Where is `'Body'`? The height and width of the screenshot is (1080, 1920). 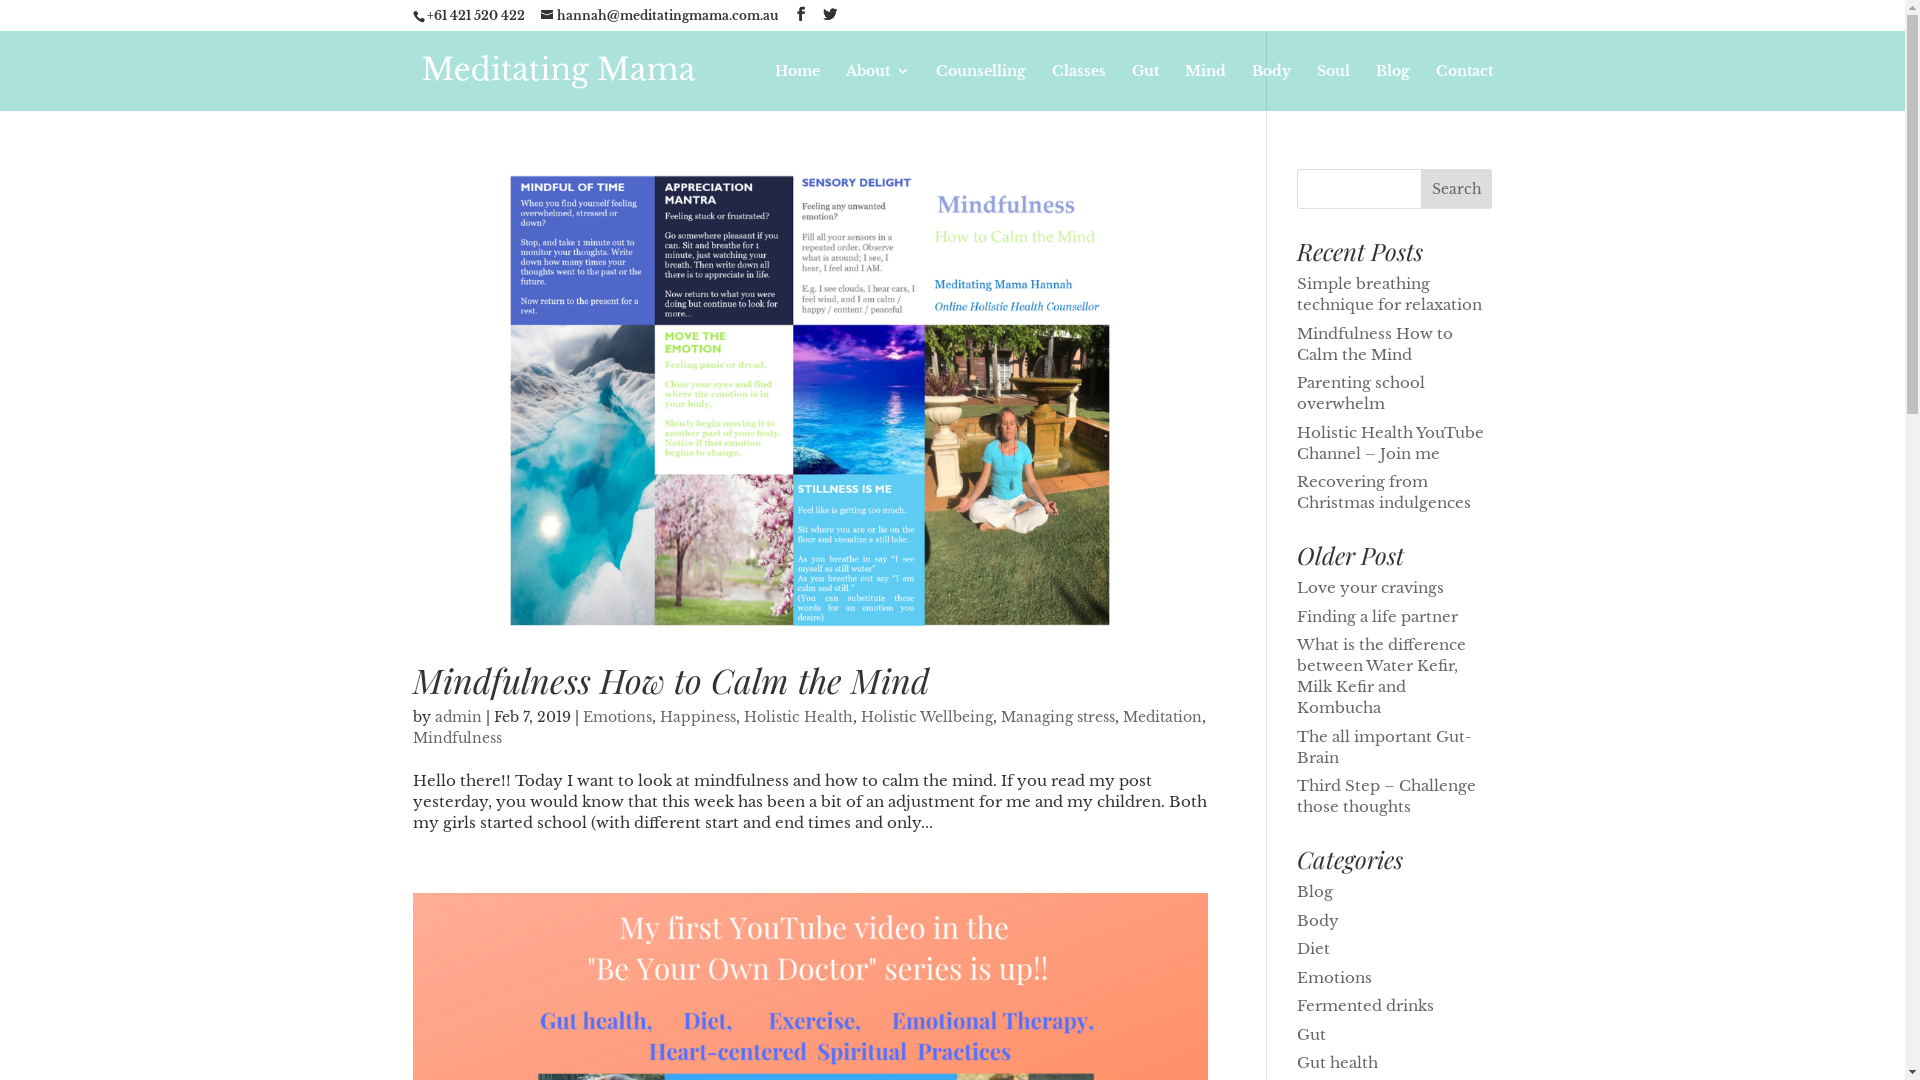 'Body' is located at coordinates (1270, 86).